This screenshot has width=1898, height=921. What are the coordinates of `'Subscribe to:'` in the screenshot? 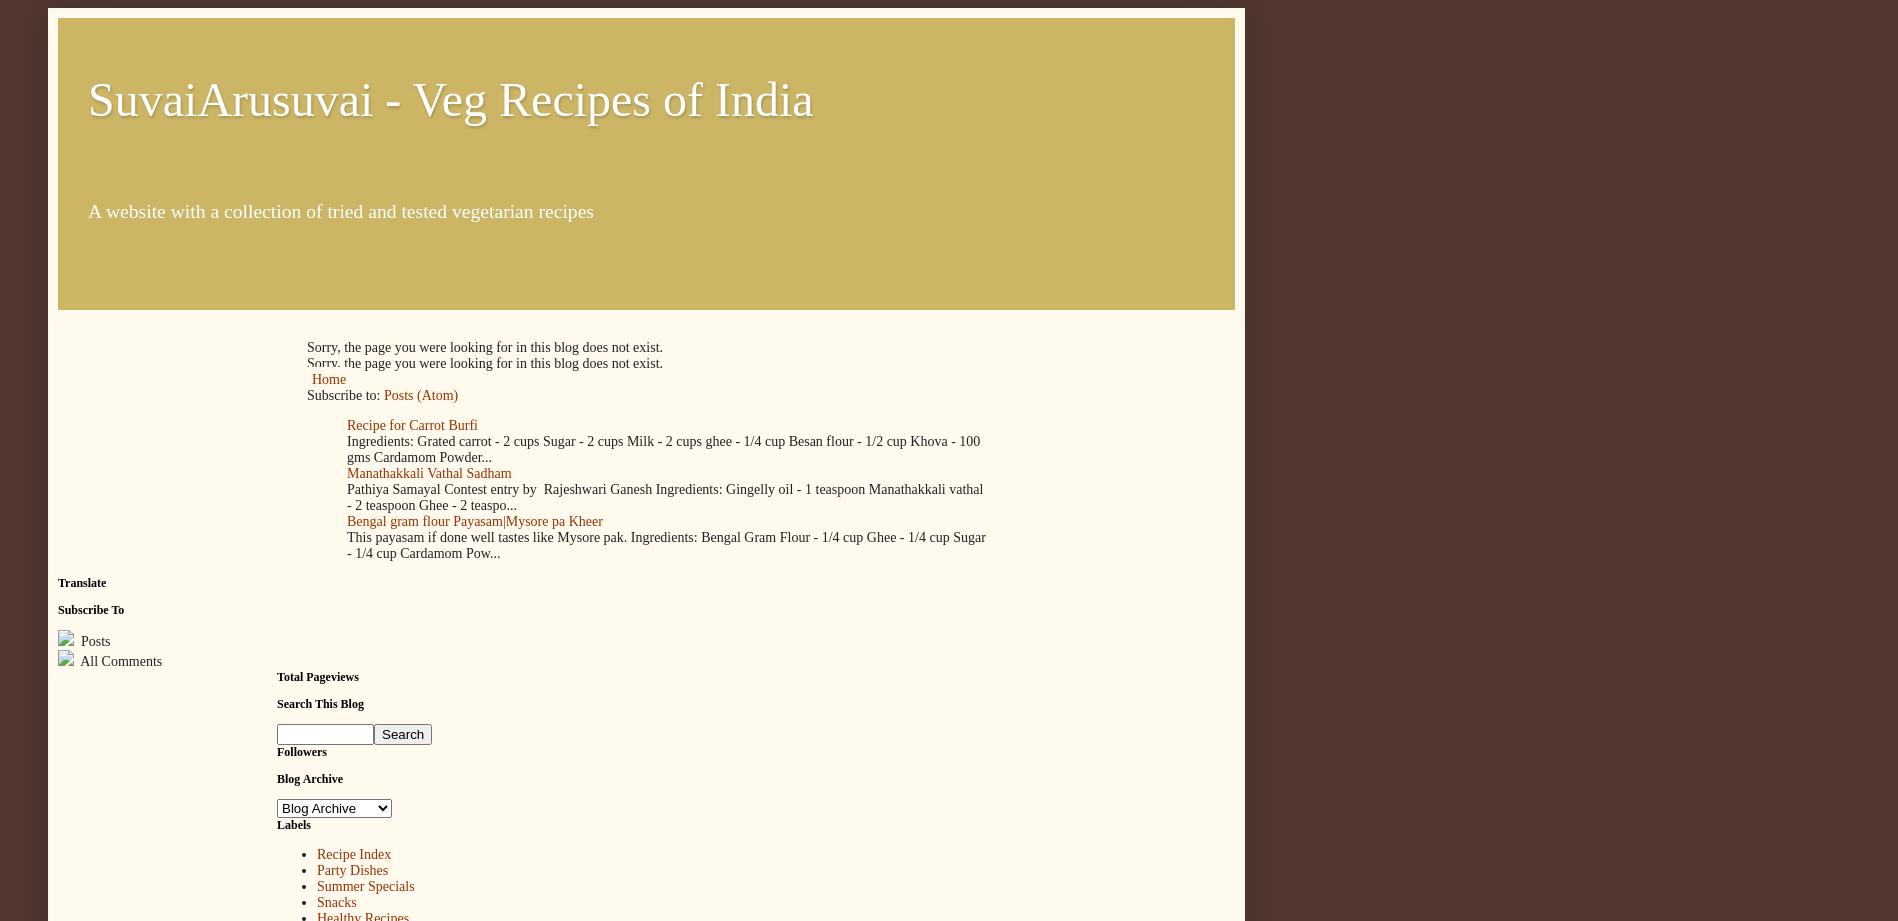 It's located at (345, 395).